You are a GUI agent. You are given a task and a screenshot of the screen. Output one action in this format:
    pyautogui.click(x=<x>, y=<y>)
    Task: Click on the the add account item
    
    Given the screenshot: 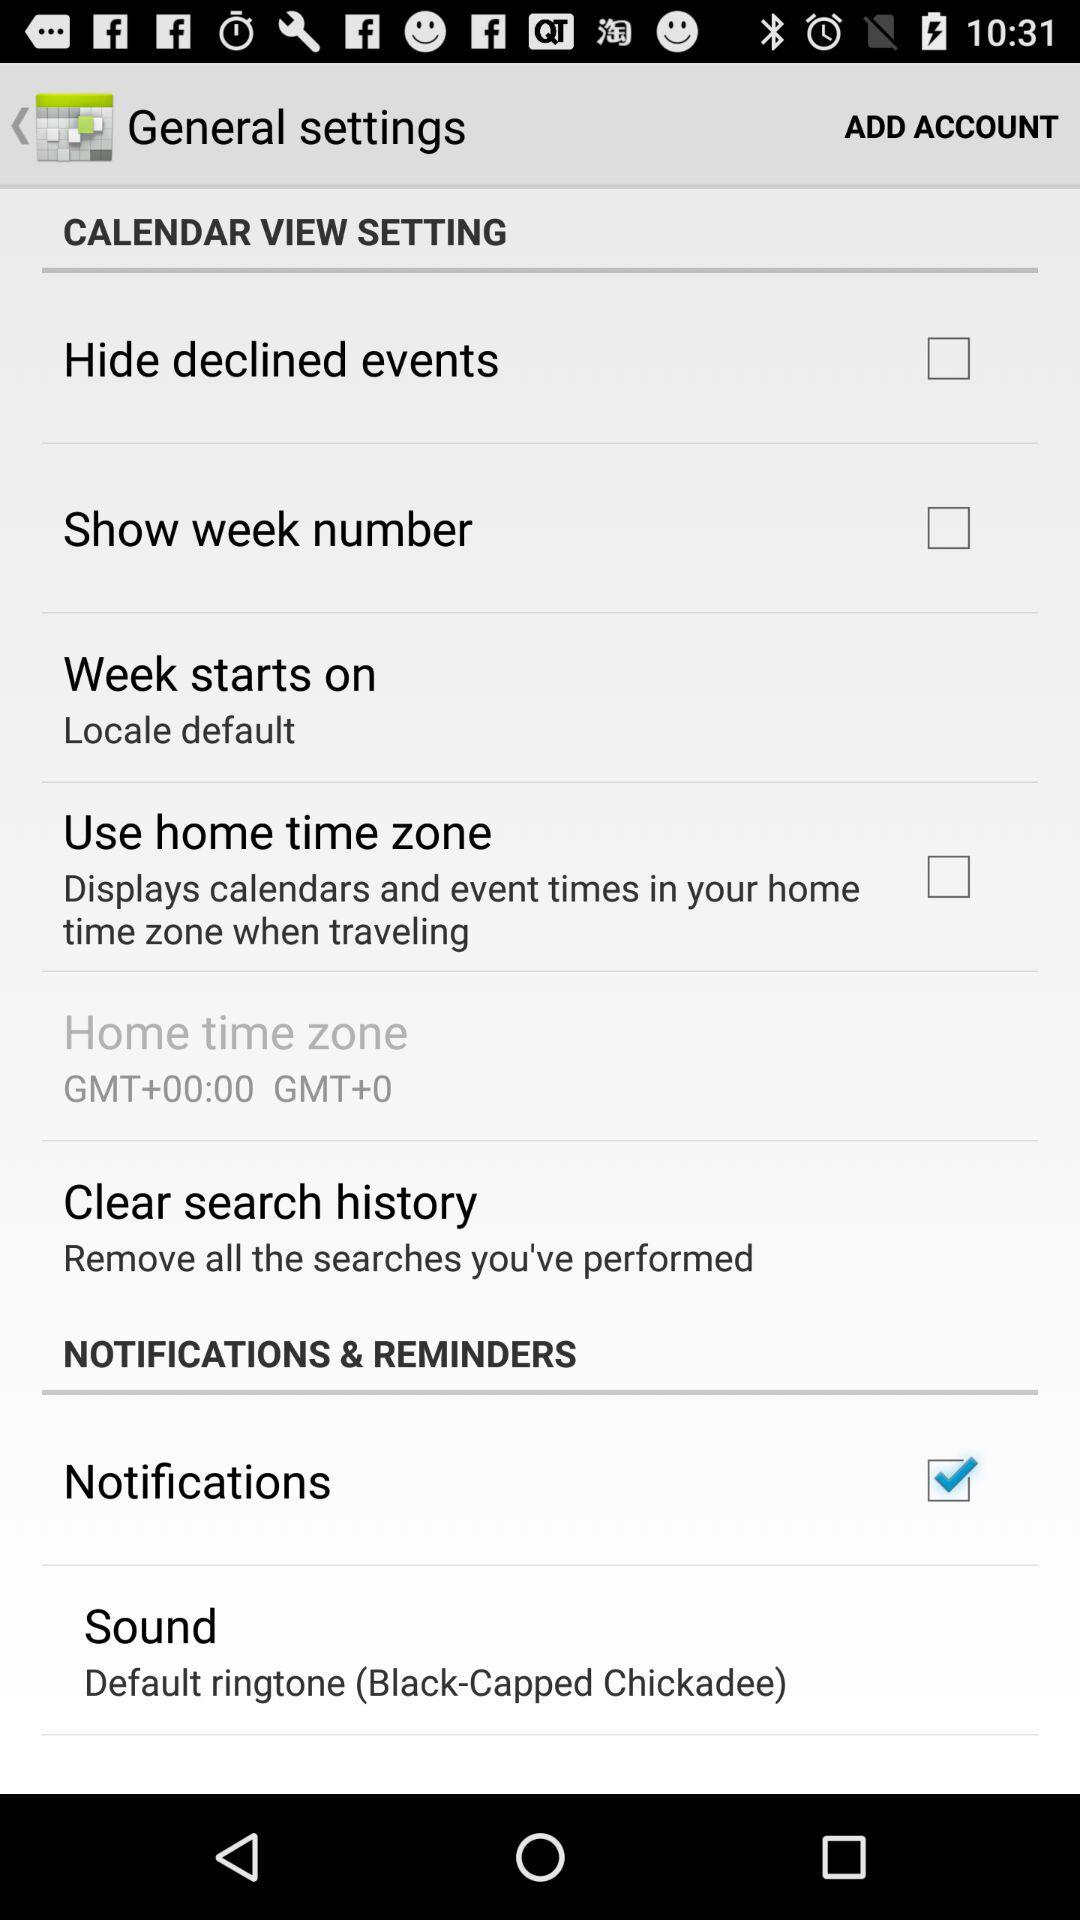 What is the action you would take?
    pyautogui.click(x=950, y=124)
    